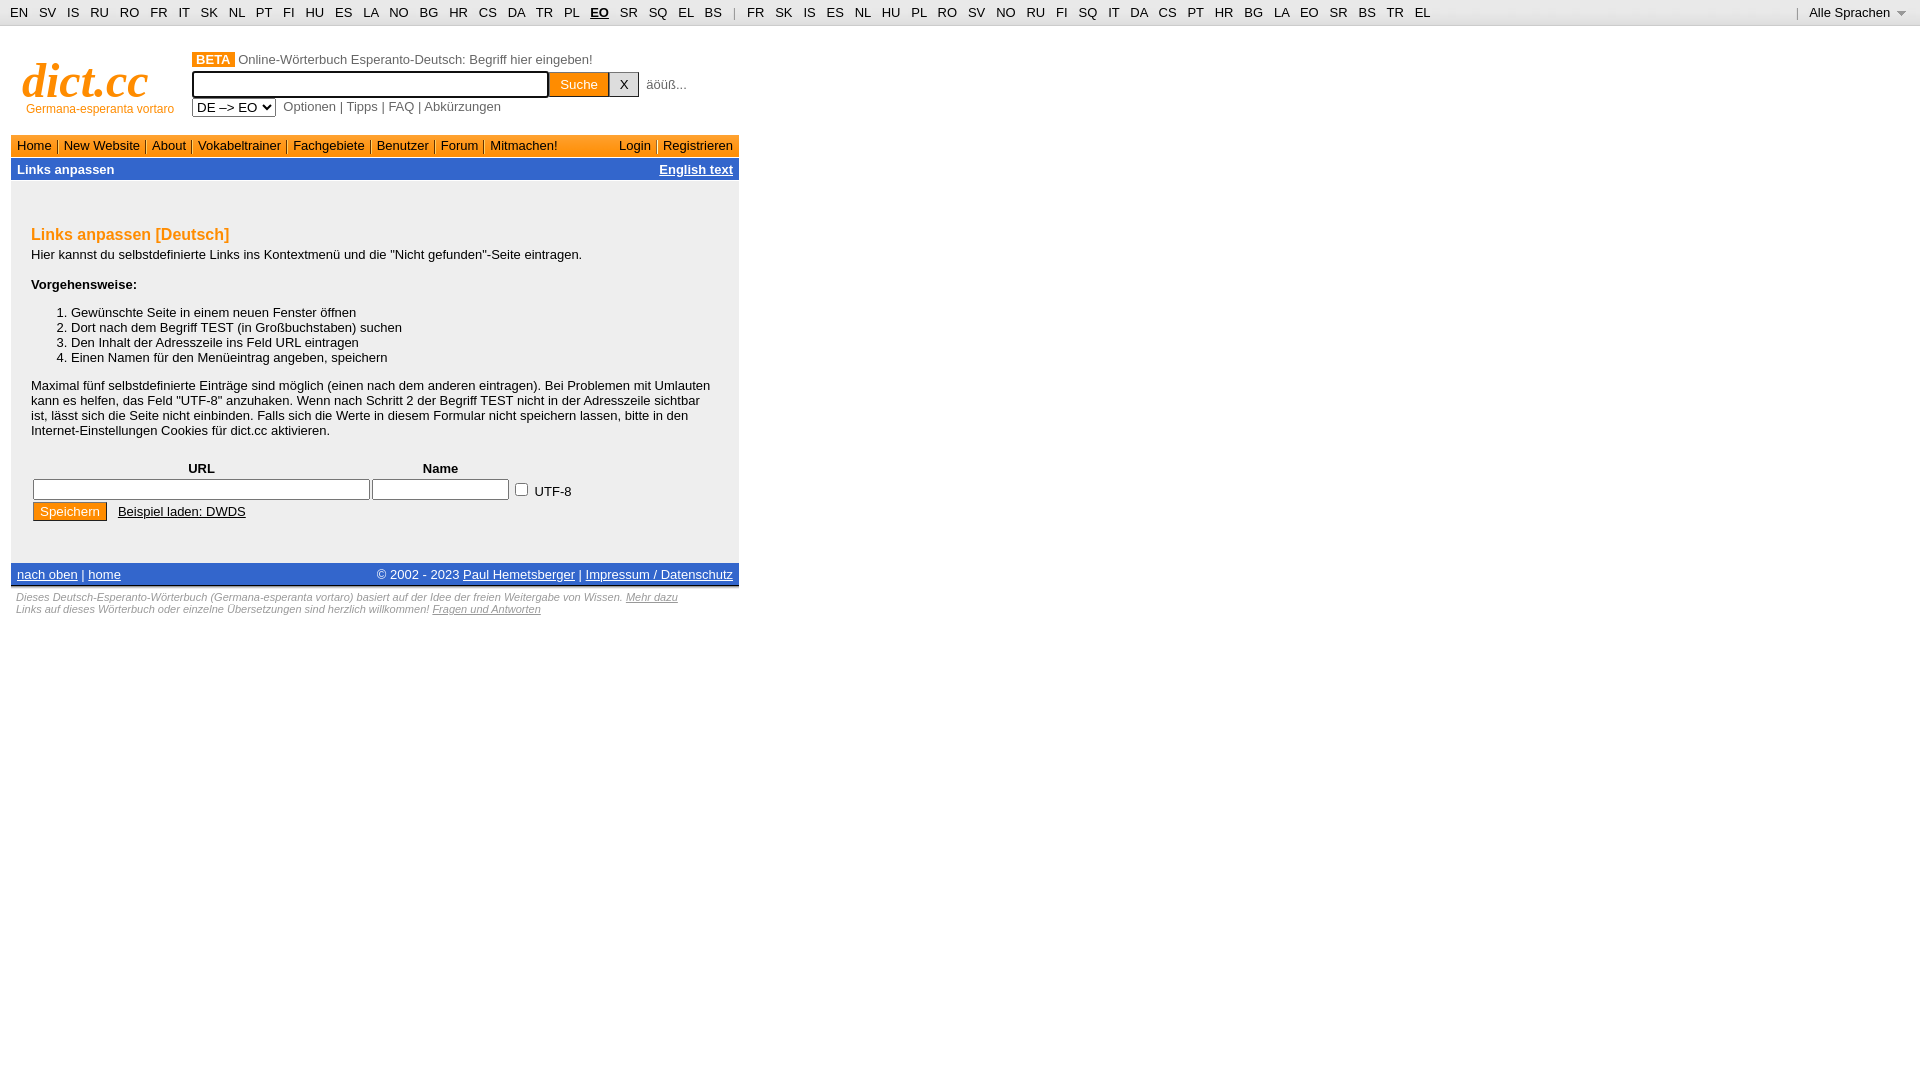 The width and height of the screenshot is (1920, 1080). I want to click on 'RU', so click(1035, 12).